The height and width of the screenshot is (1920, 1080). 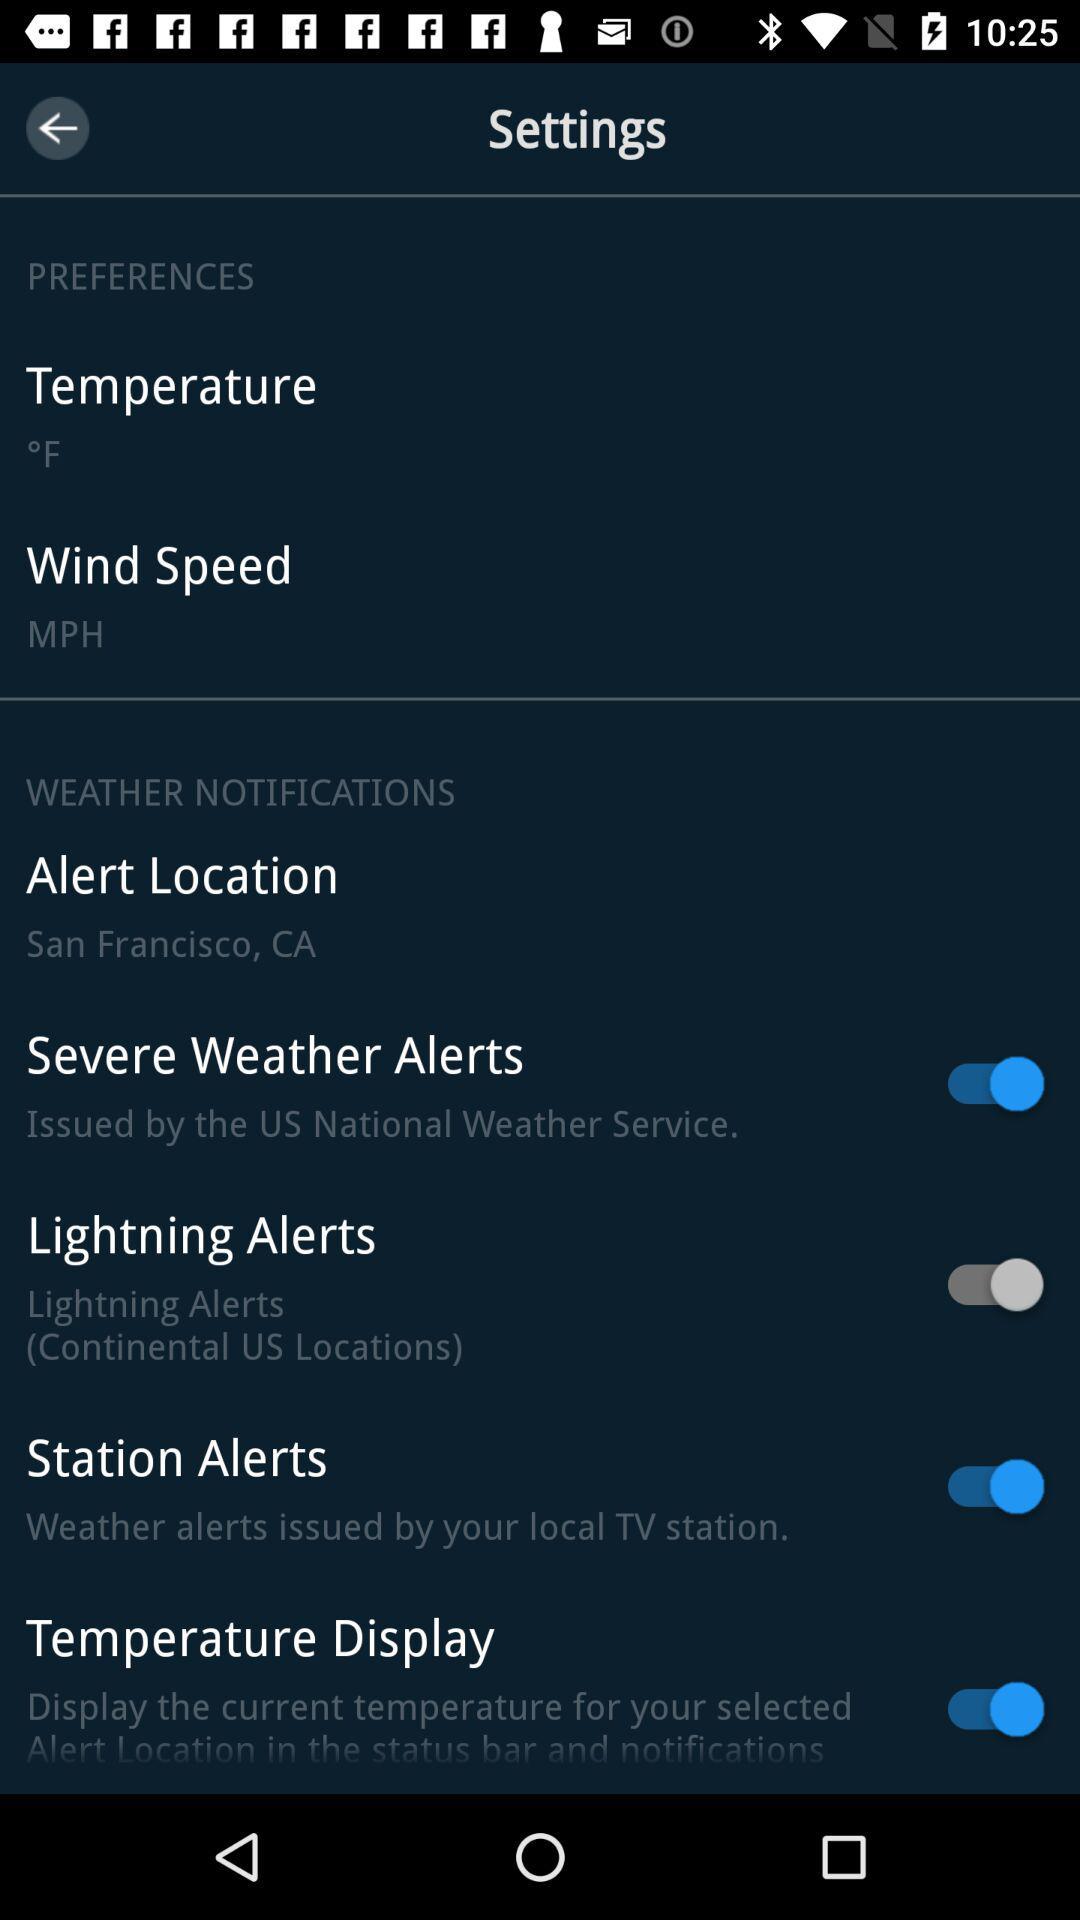 I want to click on the arrow_backward icon, so click(x=56, y=127).